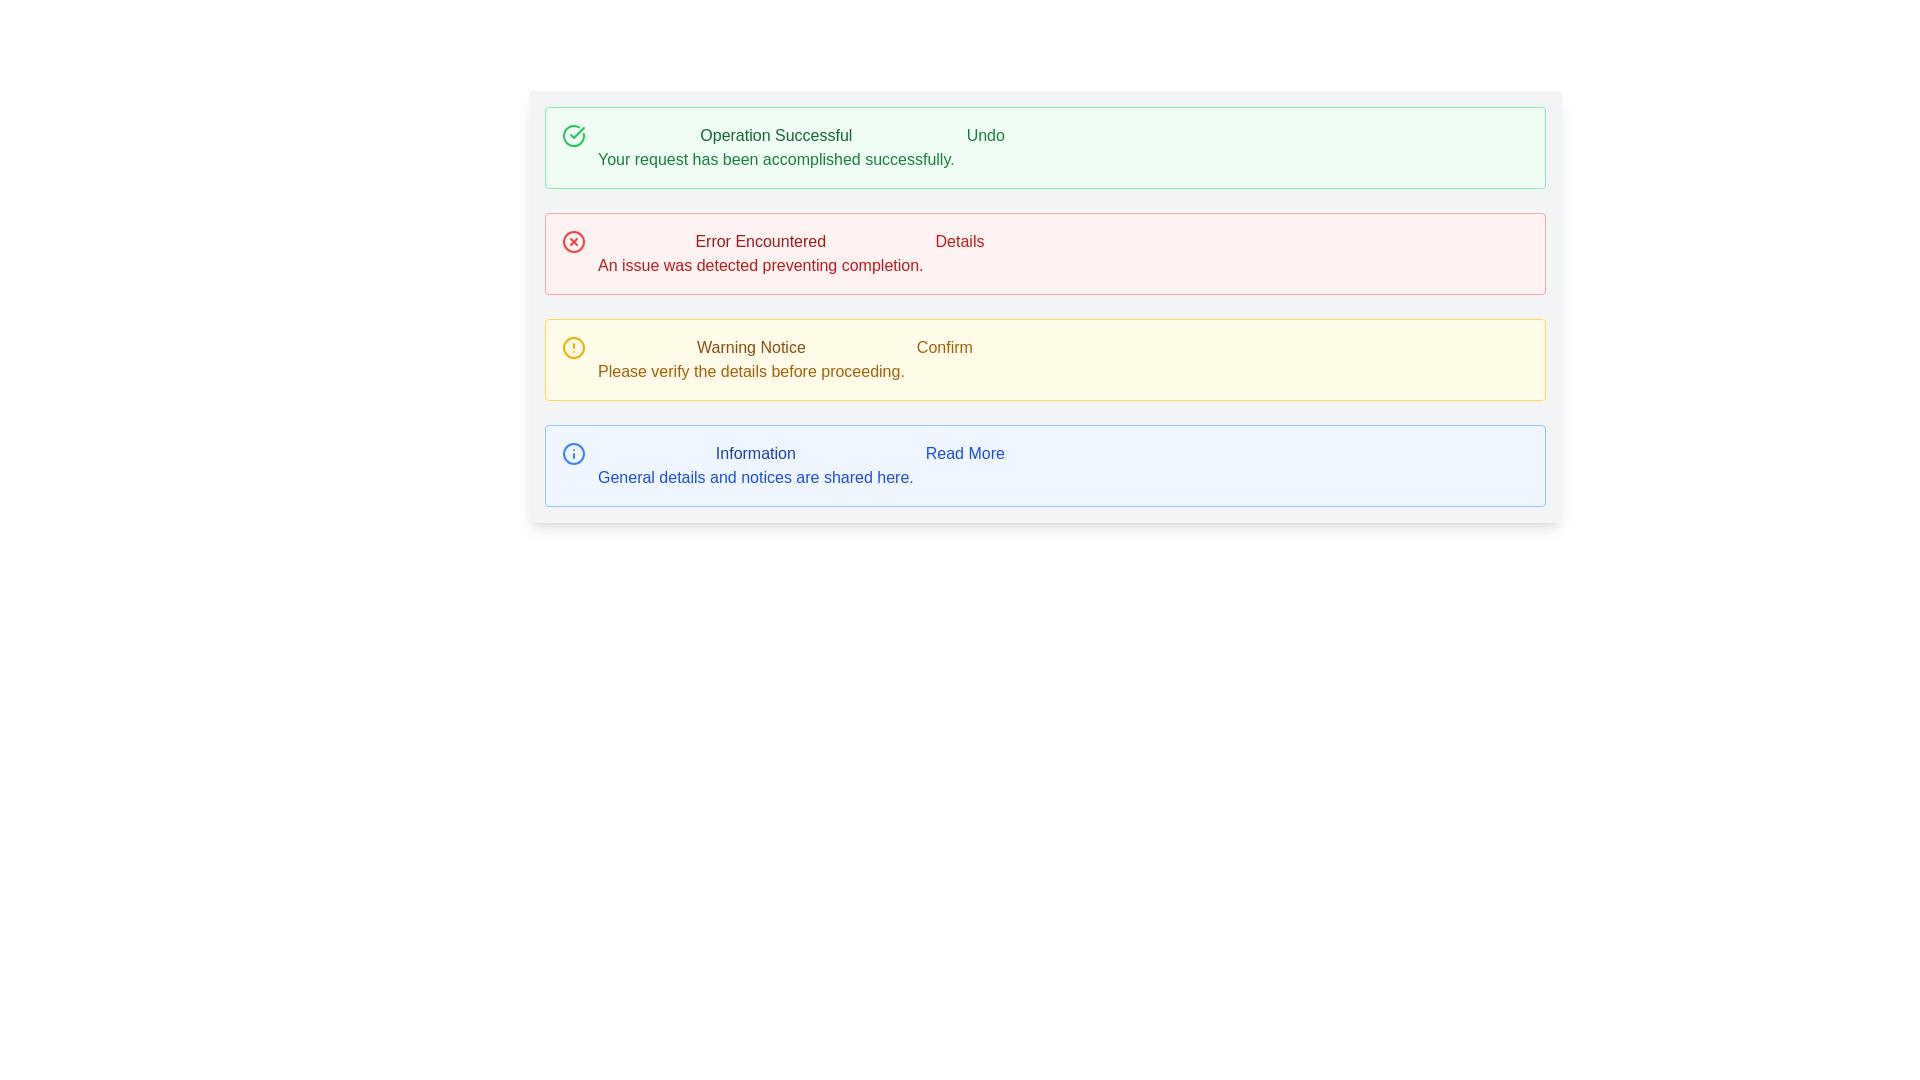  Describe the element at coordinates (576, 132) in the screenshot. I see `the green checkmark icon within the notification box, which indicates an 'Operation Successful' message` at that location.